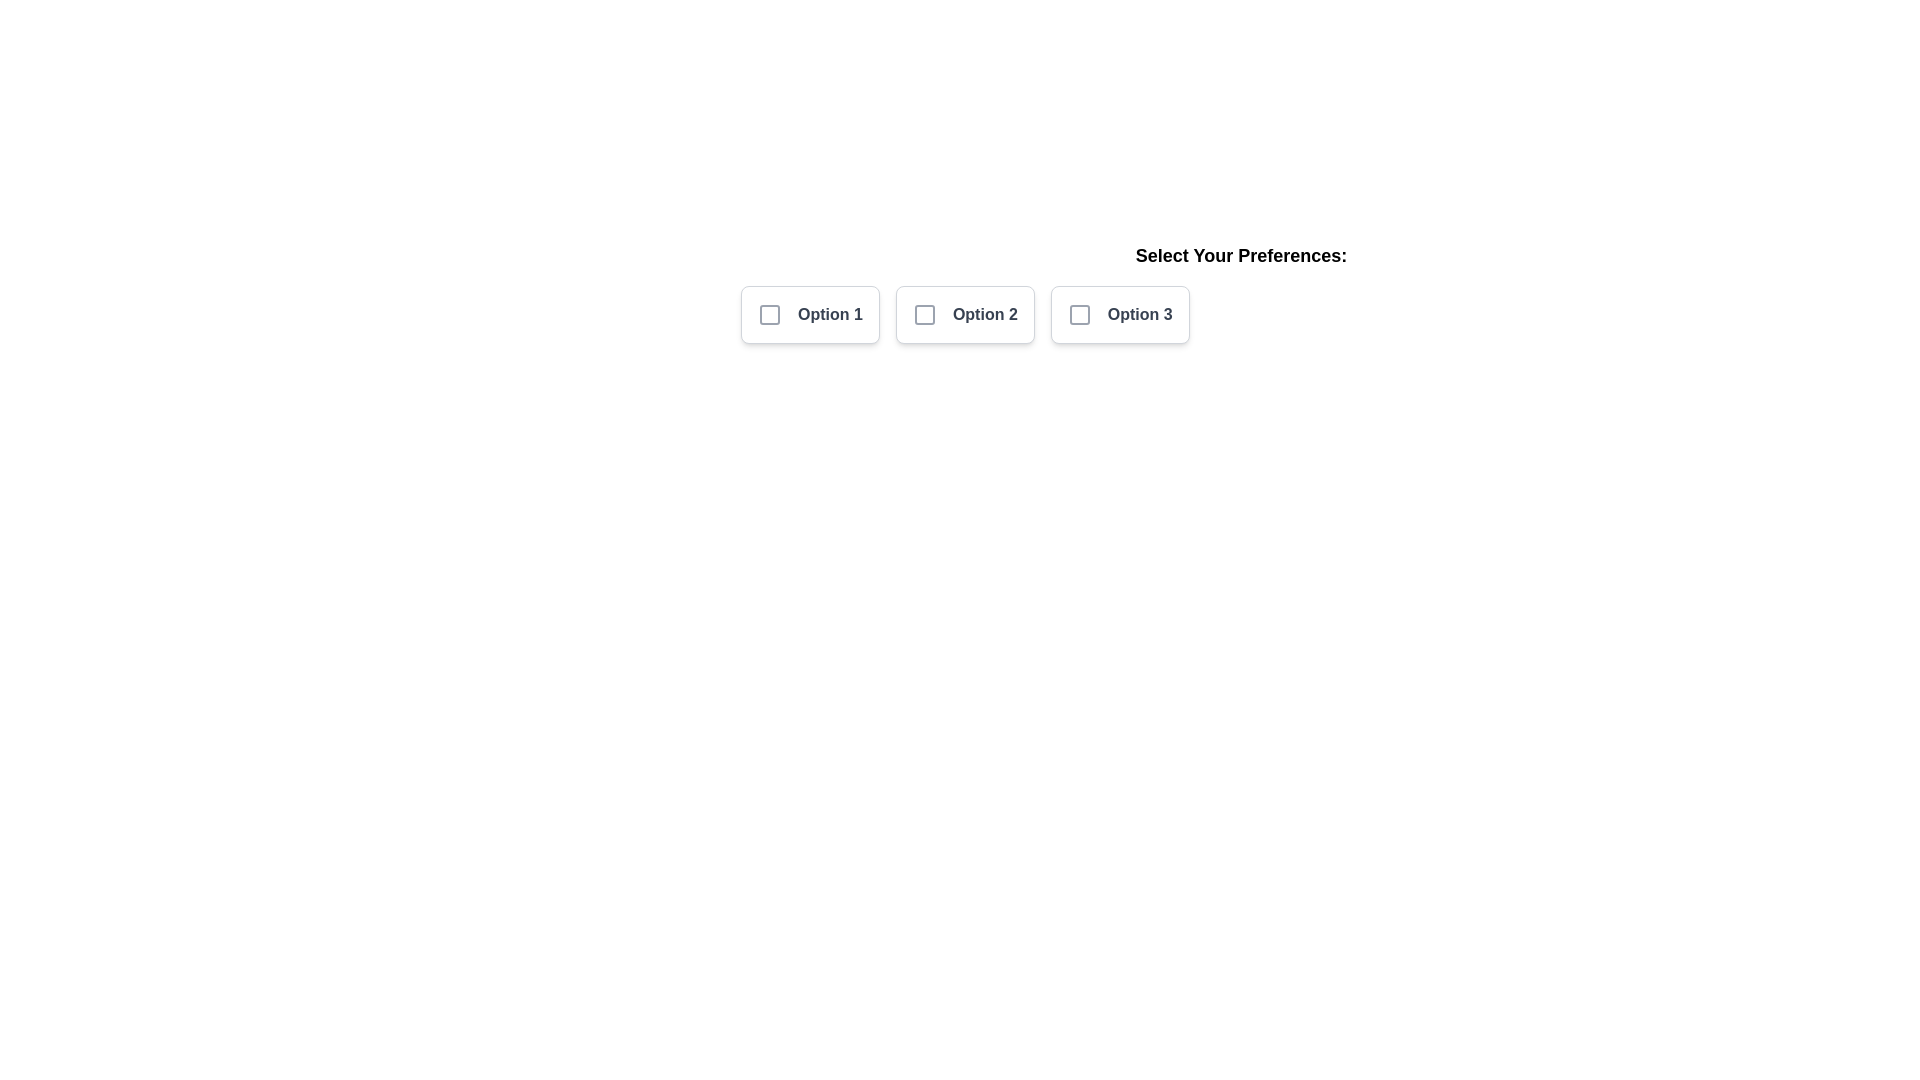 The height and width of the screenshot is (1080, 1920). Describe the element at coordinates (830, 315) in the screenshot. I see `the text element styled as 'font-semibold' with gray color that displays 'Option 1', located within the first option box of a horizontally aligned group` at that location.